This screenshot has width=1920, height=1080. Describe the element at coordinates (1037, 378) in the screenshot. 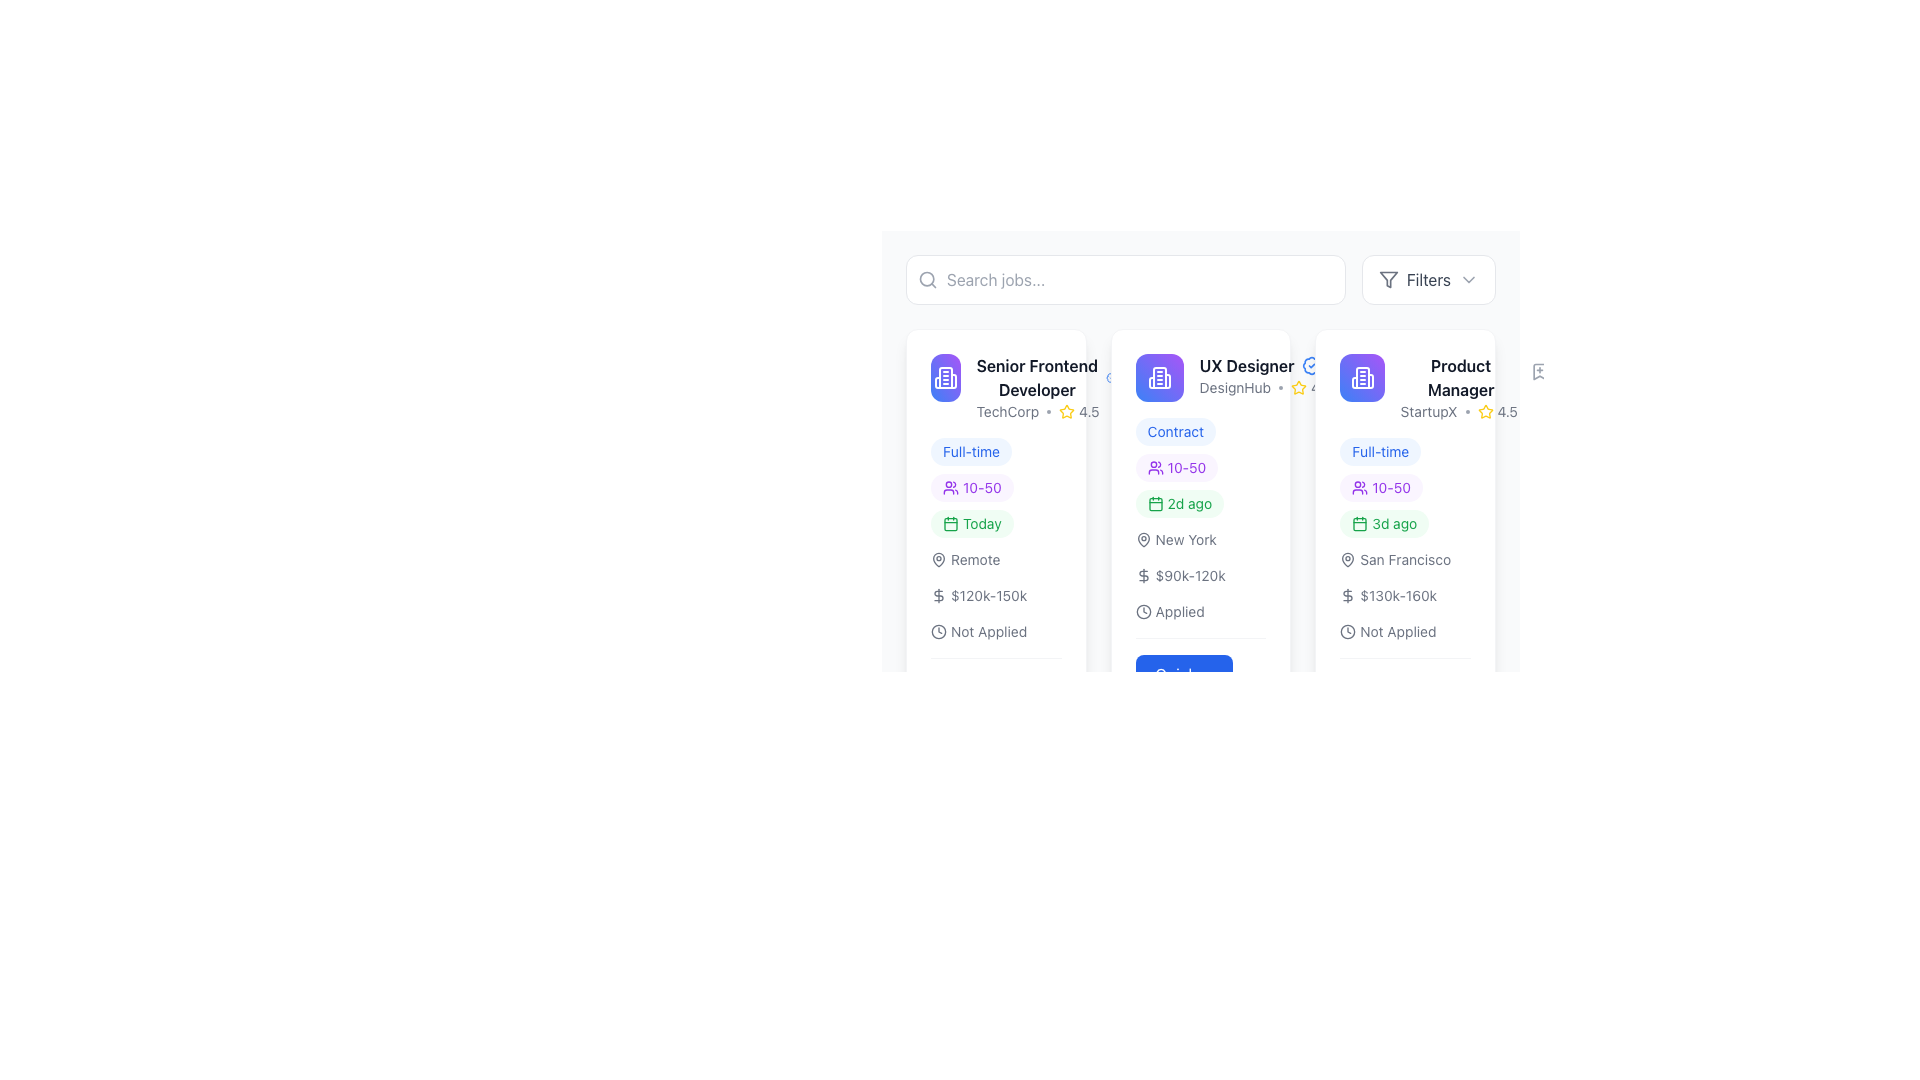

I see `the text label displaying 'Senior Frontend Developer'` at that location.